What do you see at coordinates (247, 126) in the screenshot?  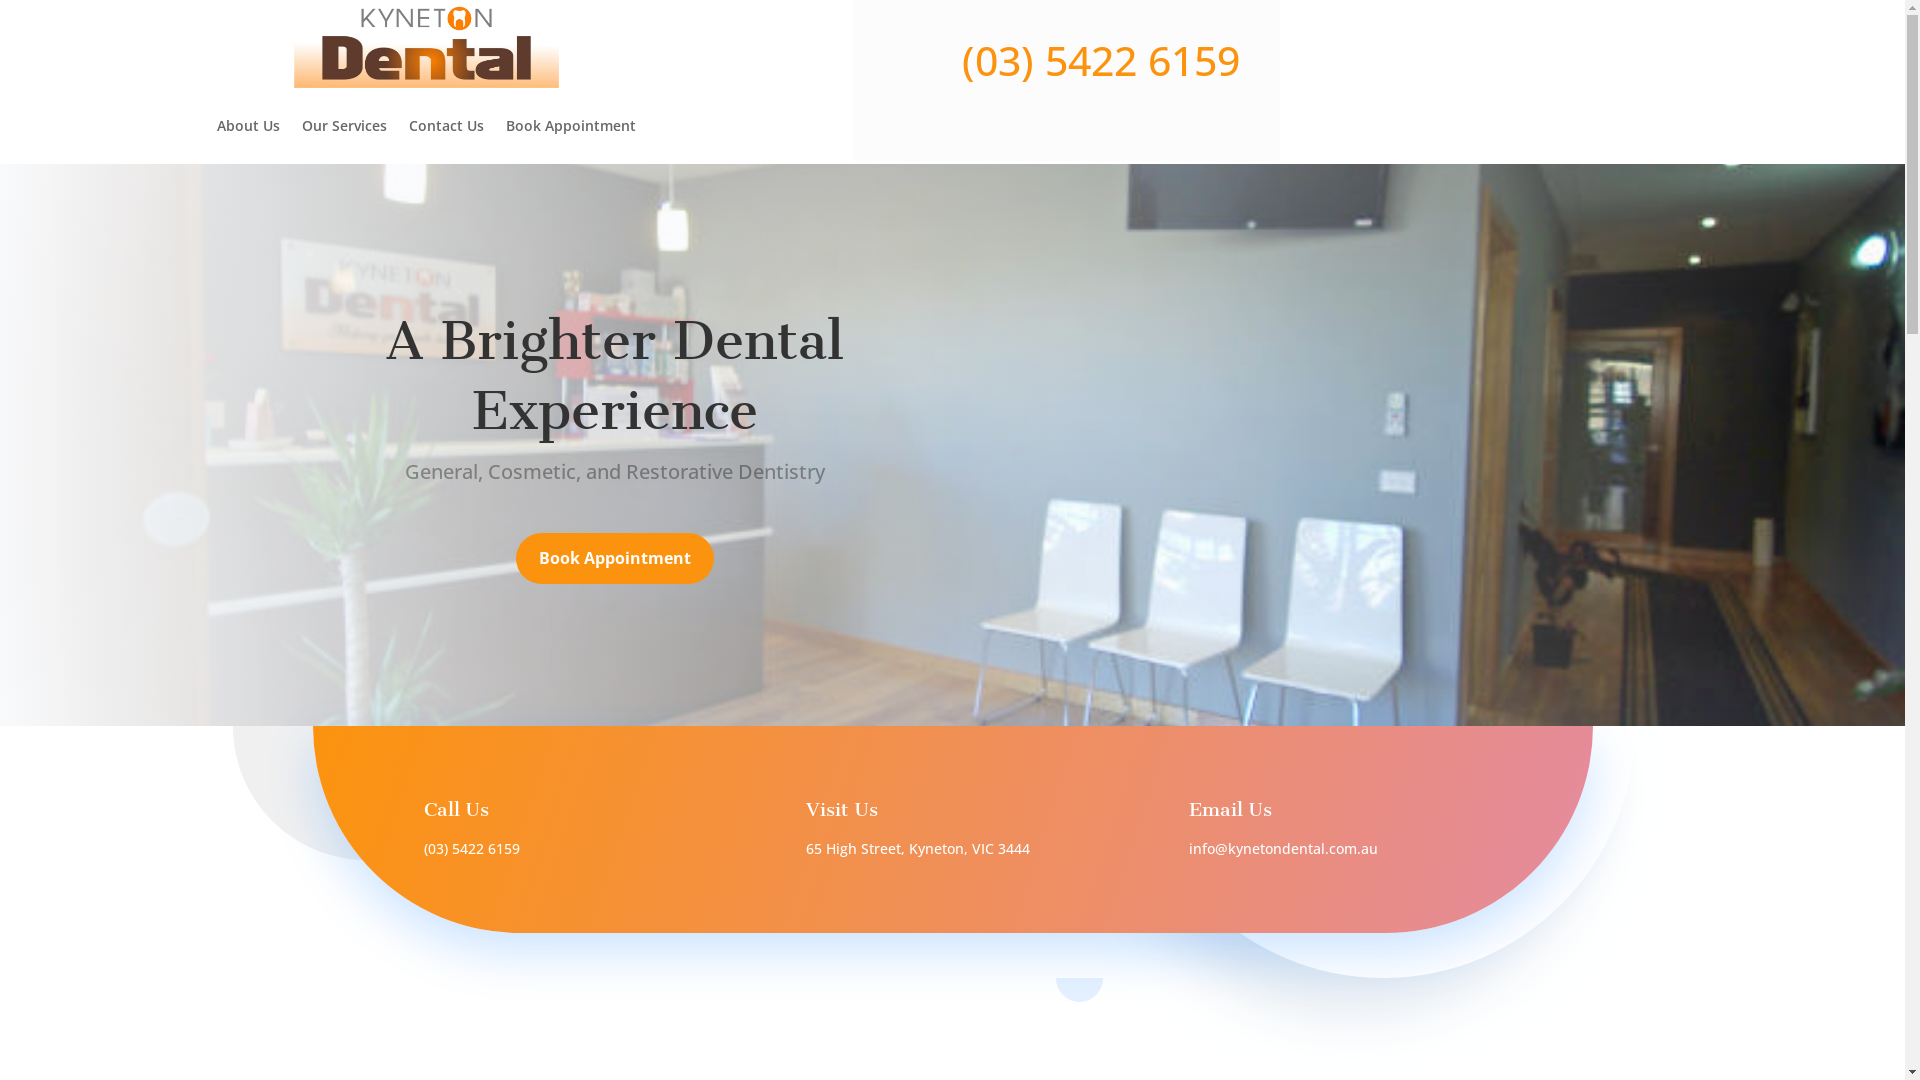 I see `'About Us'` at bounding box center [247, 126].